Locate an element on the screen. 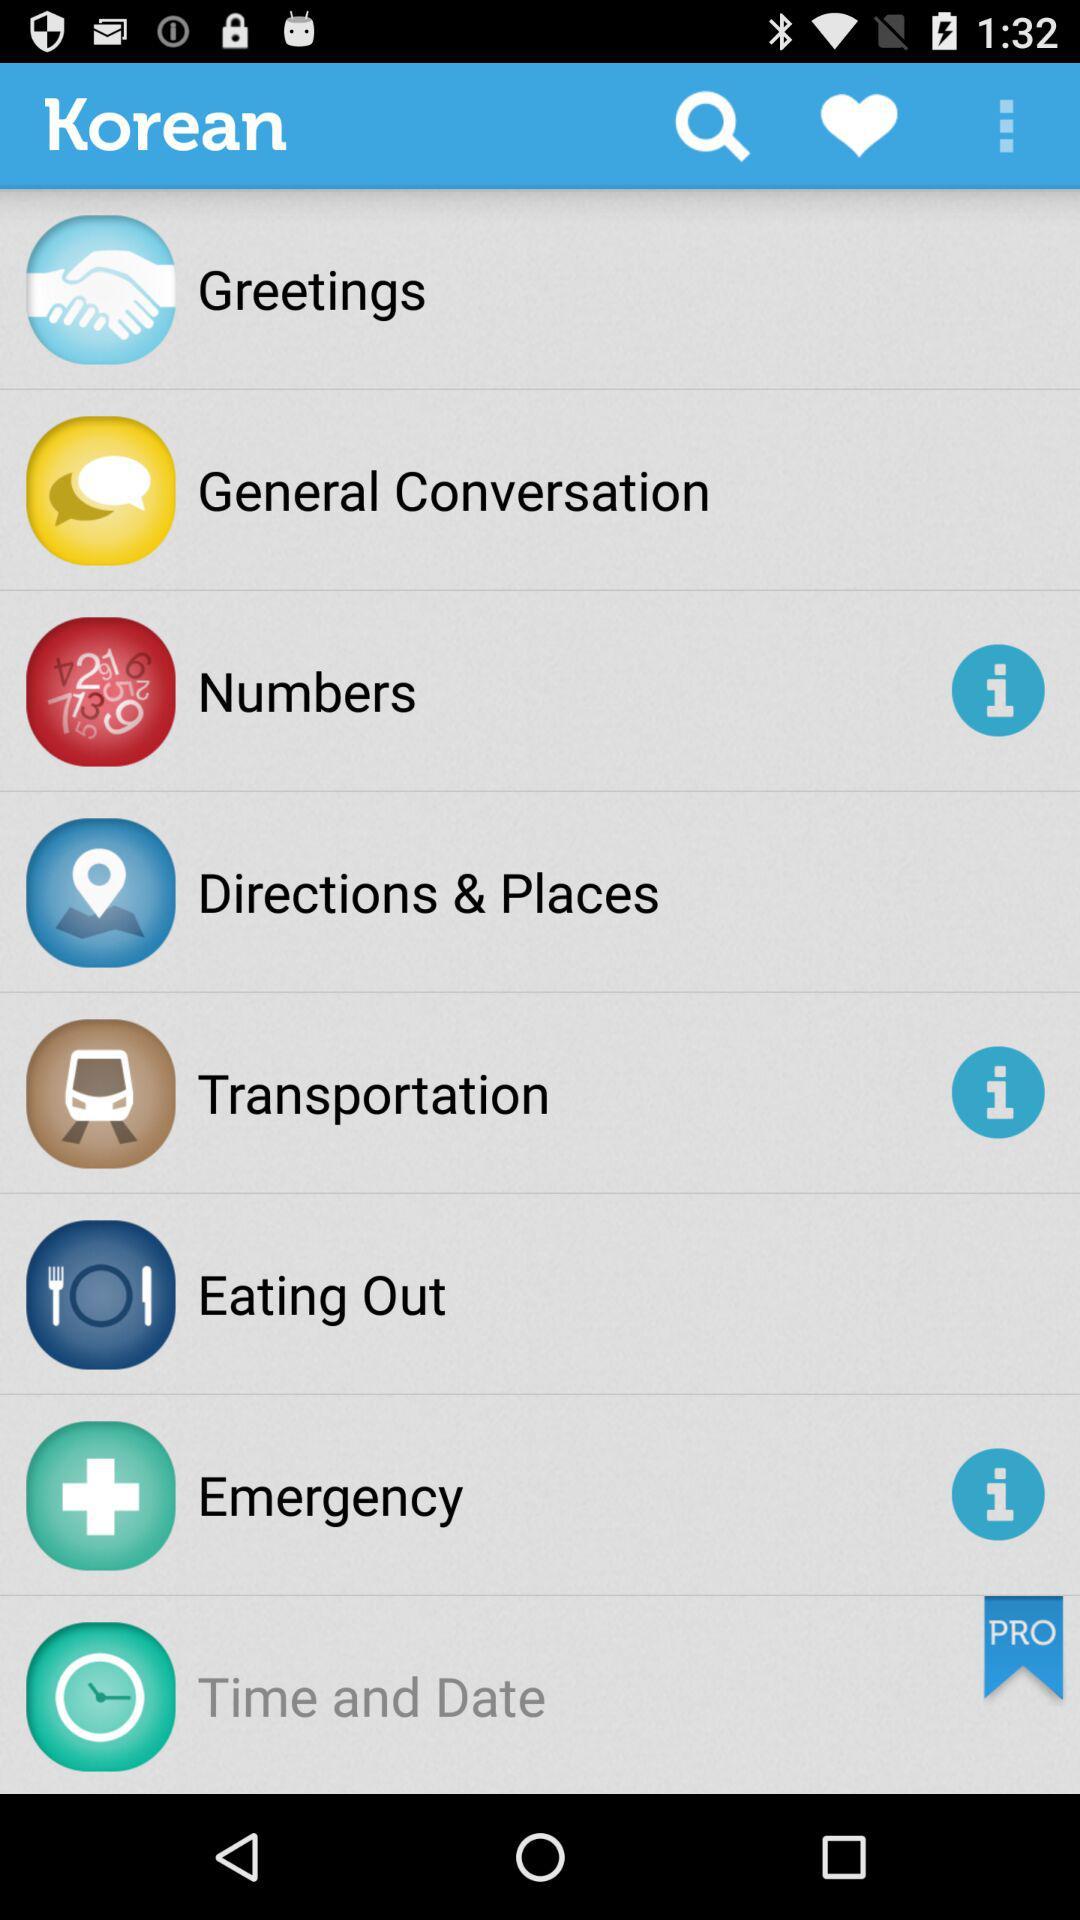 This screenshot has height=1920, width=1080. the item next to the korean is located at coordinates (711, 124).